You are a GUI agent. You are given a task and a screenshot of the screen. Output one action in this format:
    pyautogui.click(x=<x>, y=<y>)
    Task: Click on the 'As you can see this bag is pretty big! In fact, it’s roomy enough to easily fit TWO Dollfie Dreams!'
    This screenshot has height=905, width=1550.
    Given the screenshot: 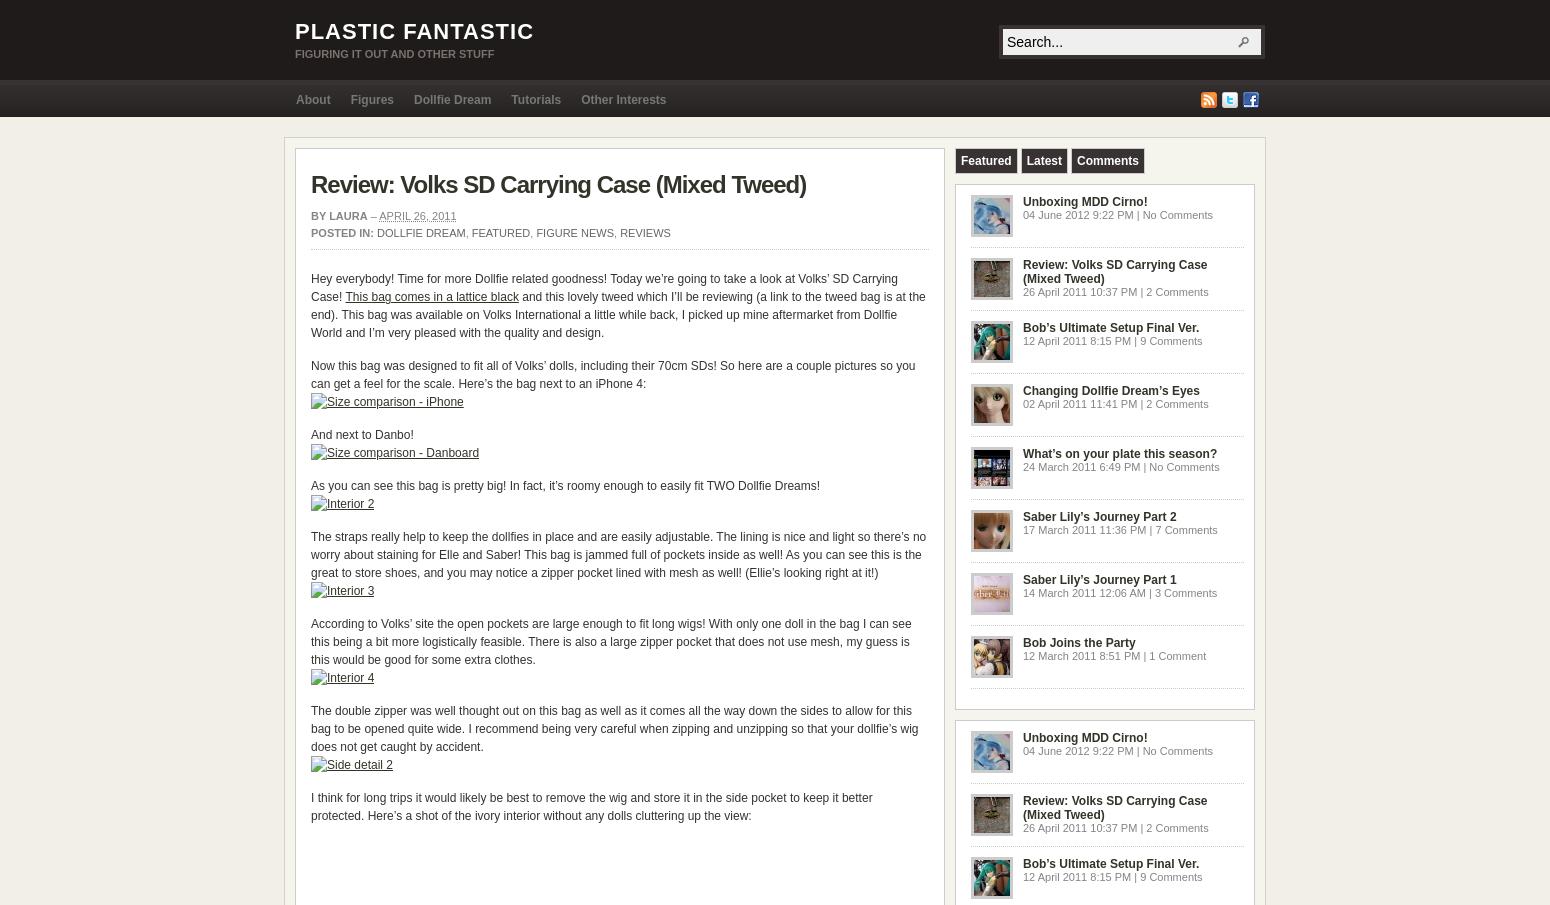 What is the action you would take?
    pyautogui.click(x=565, y=485)
    